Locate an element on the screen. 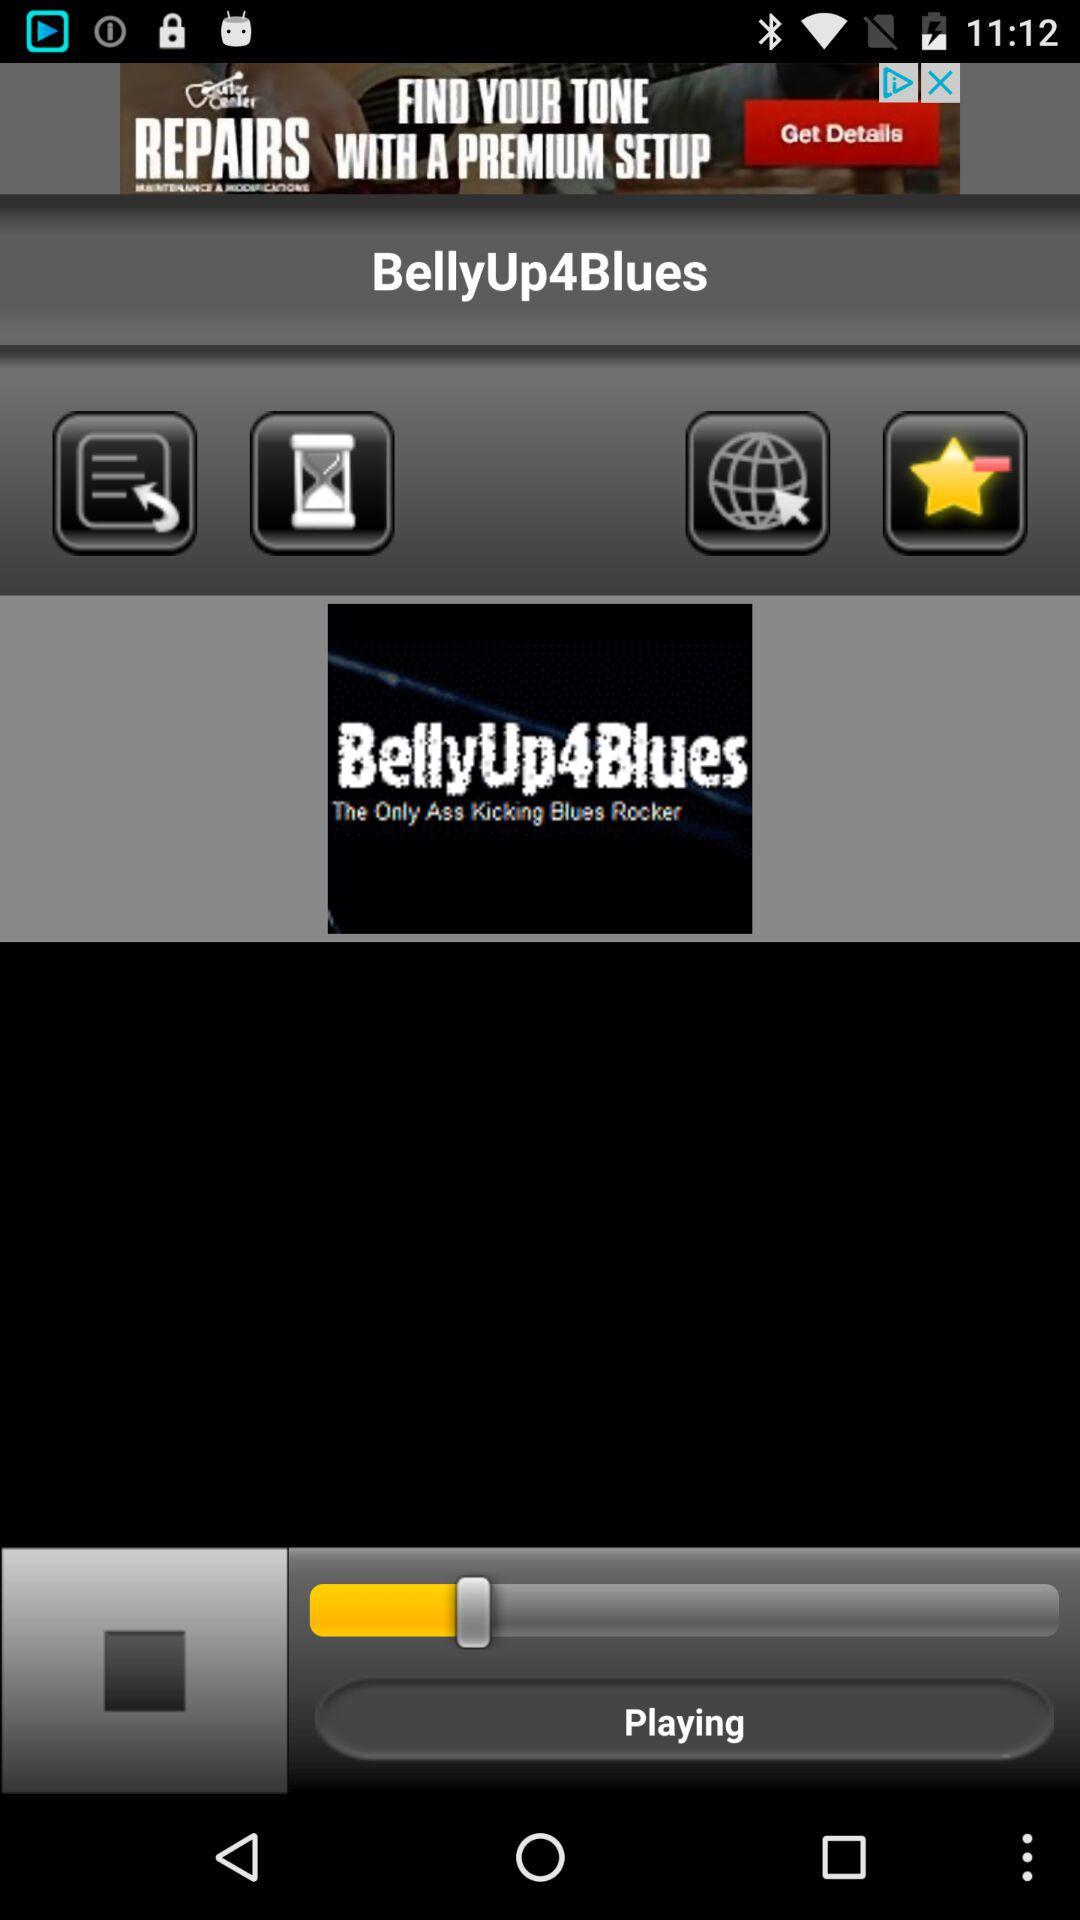 The image size is (1080, 1920). icon page is located at coordinates (757, 483).